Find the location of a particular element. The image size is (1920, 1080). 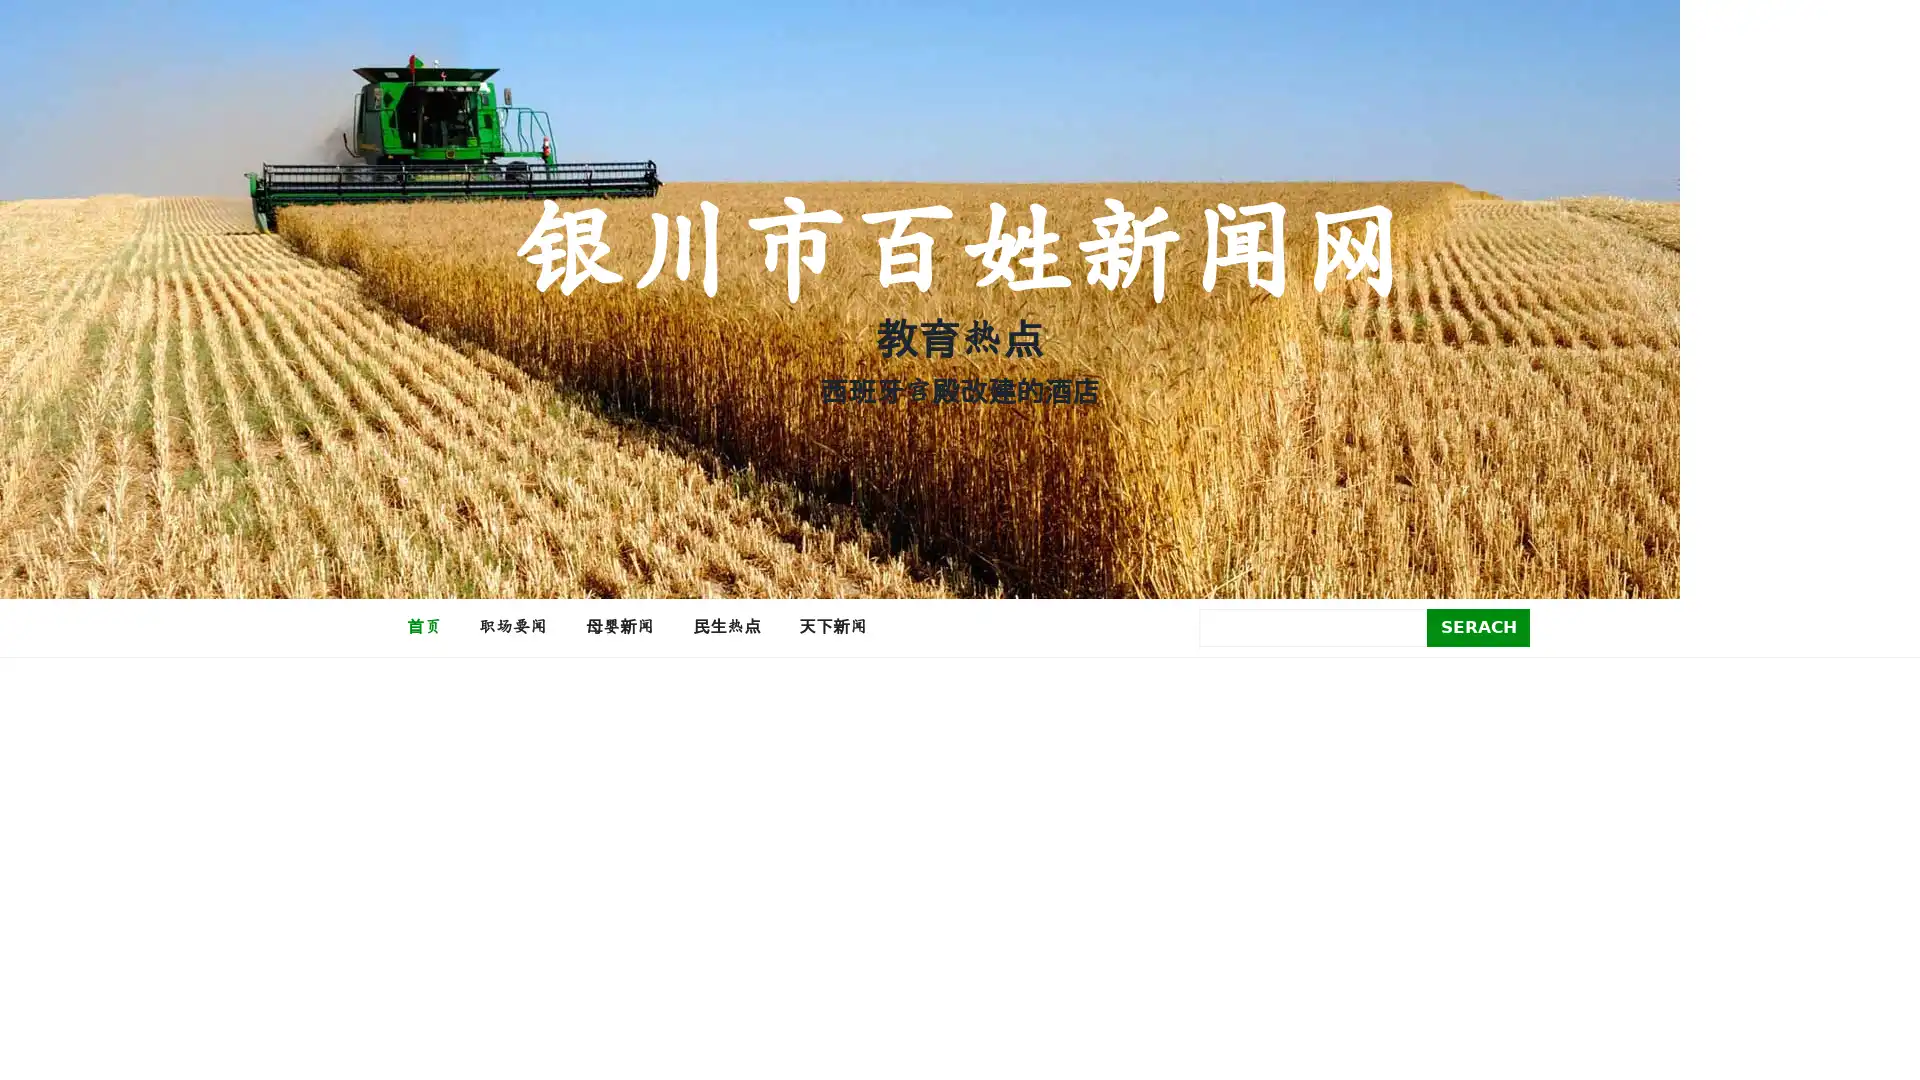

serach is located at coordinates (1478, 626).